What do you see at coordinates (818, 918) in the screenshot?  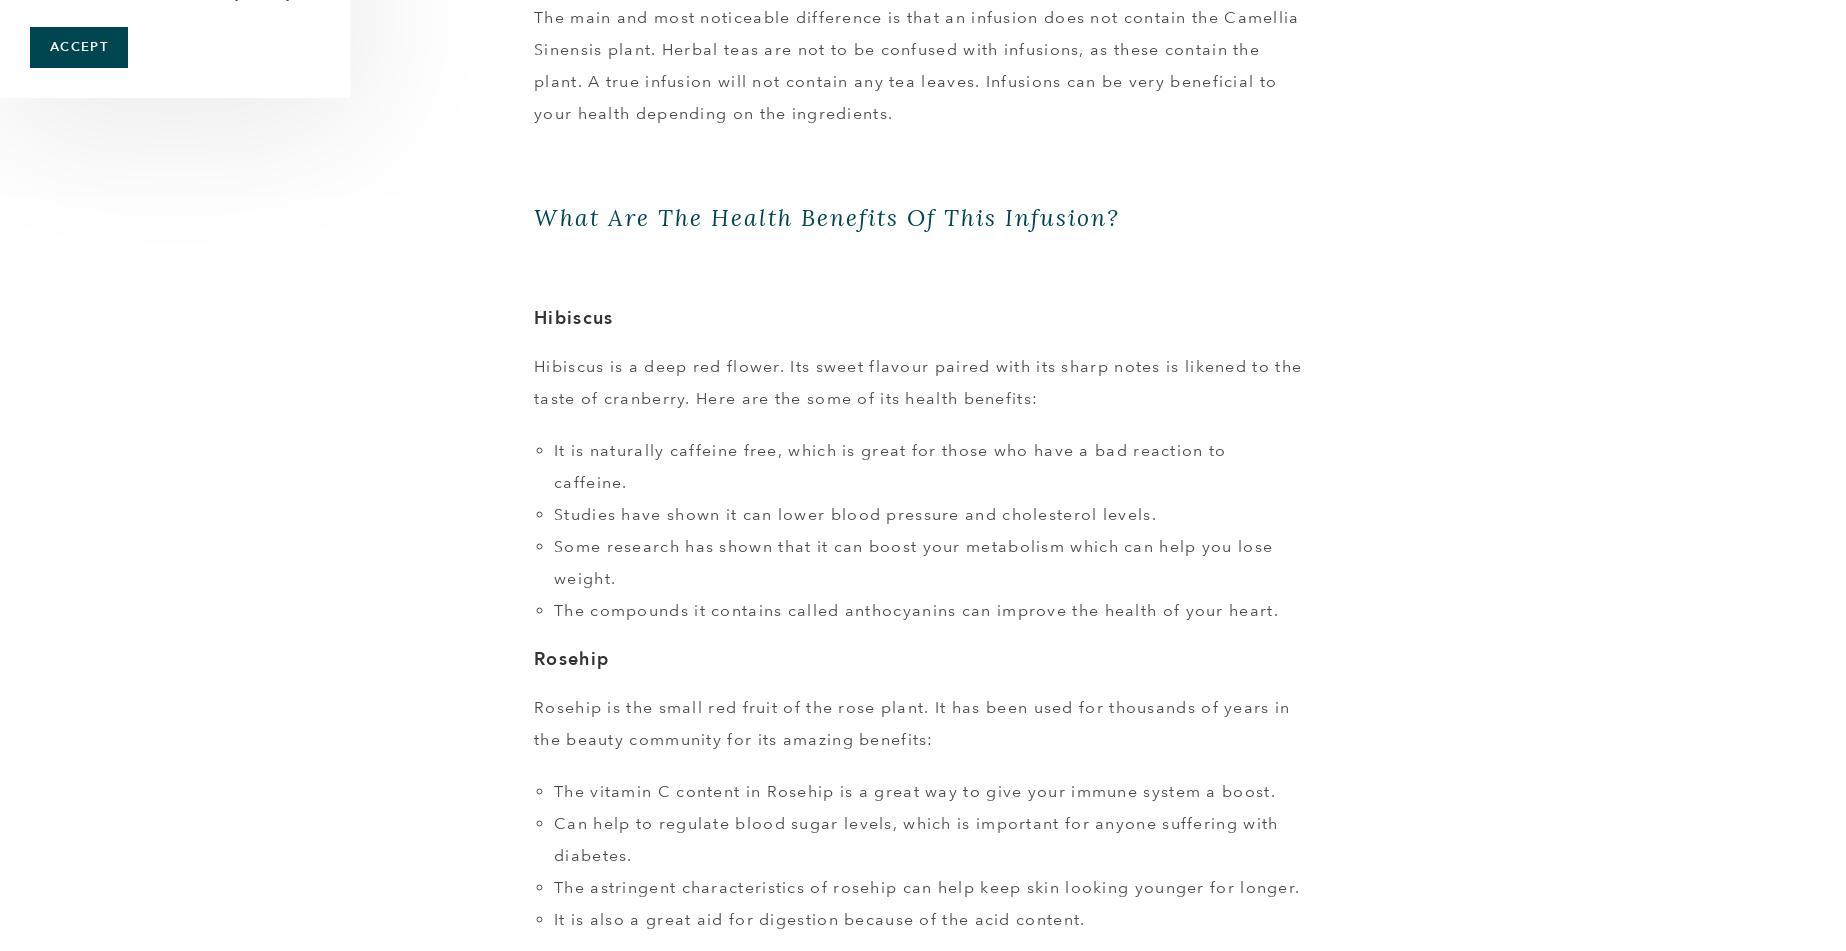 I see `'It is also a great aid for digestion because of the acid content.'` at bounding box center [818, 918].